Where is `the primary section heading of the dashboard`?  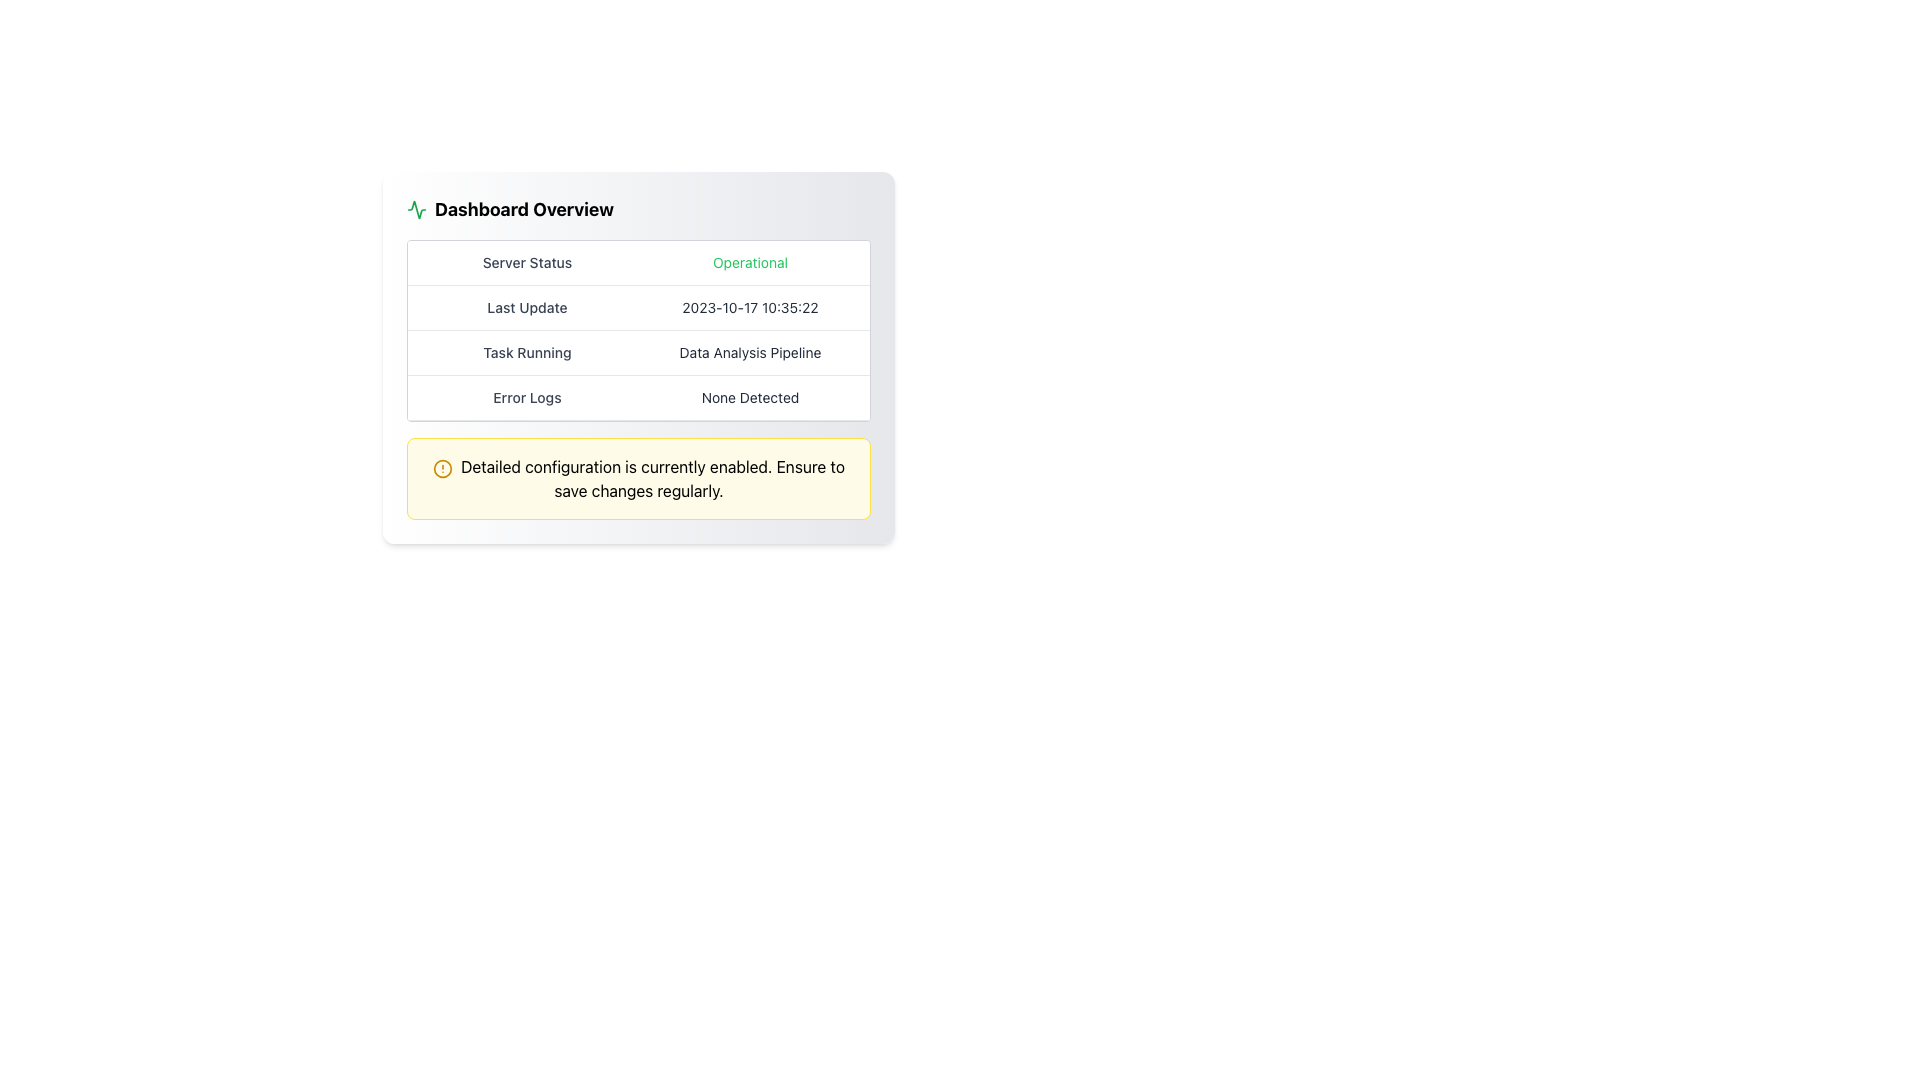
the primary section heading of the dashboard is located at coordinates (637, 209).